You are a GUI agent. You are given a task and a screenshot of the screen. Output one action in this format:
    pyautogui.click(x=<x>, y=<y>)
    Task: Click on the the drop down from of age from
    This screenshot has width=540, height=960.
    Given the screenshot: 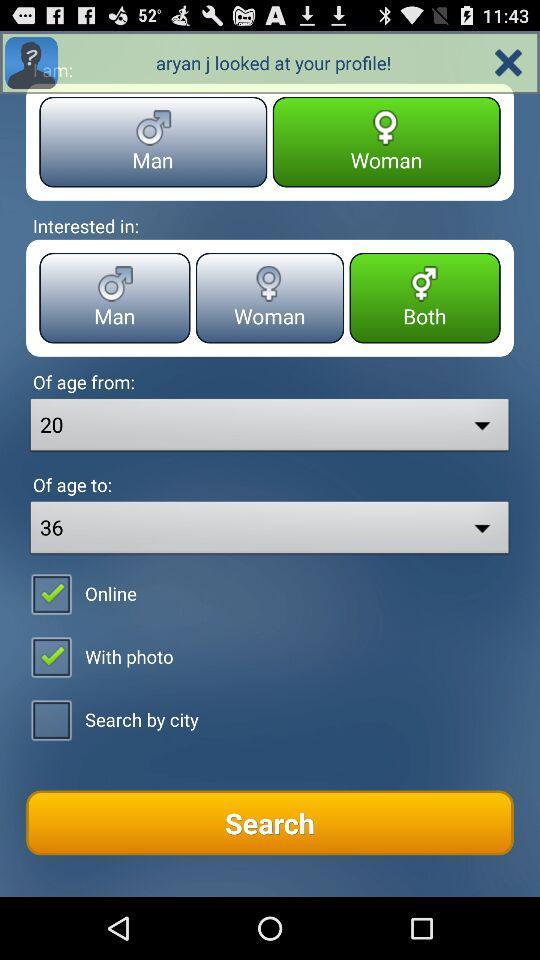 What is the action you would take?
    pyautogui.click(x=270, y=427)
    